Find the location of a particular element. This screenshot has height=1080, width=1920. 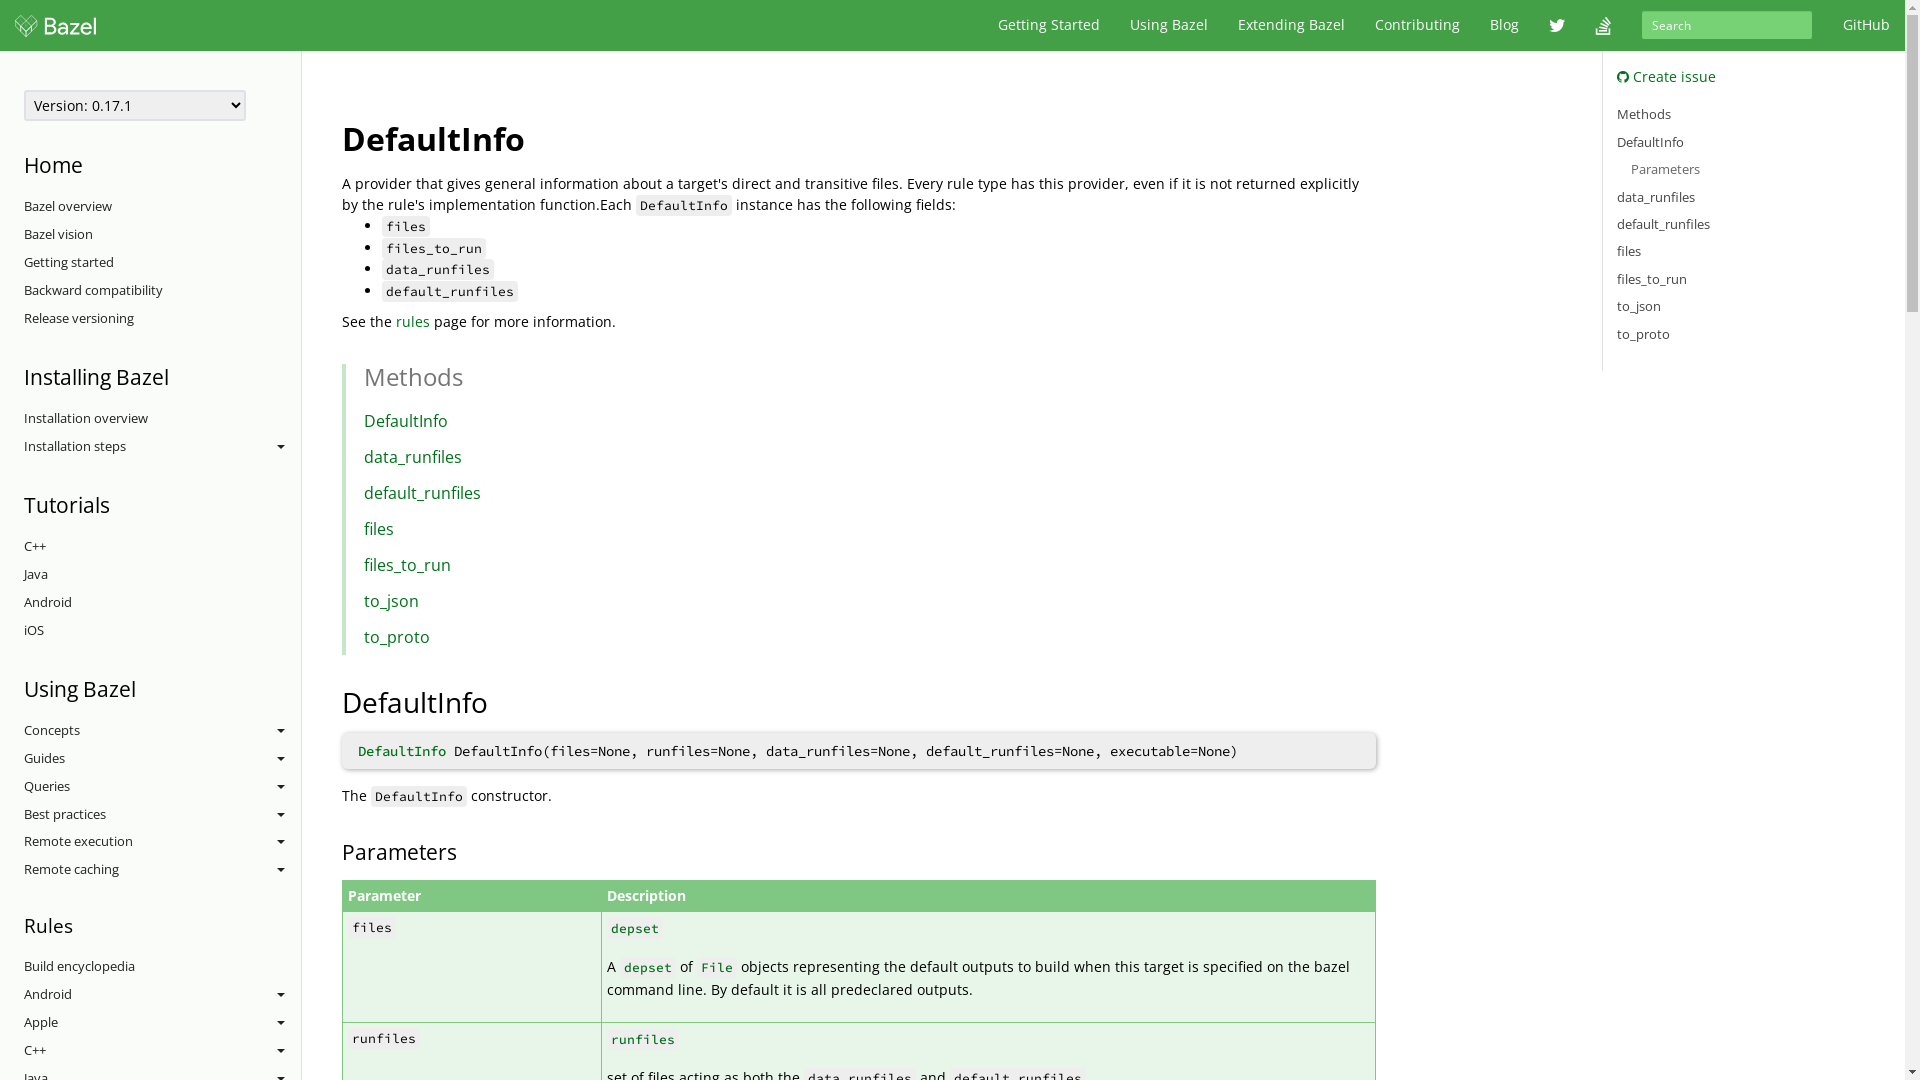

'to_json' is located at coordinates (391, 600).